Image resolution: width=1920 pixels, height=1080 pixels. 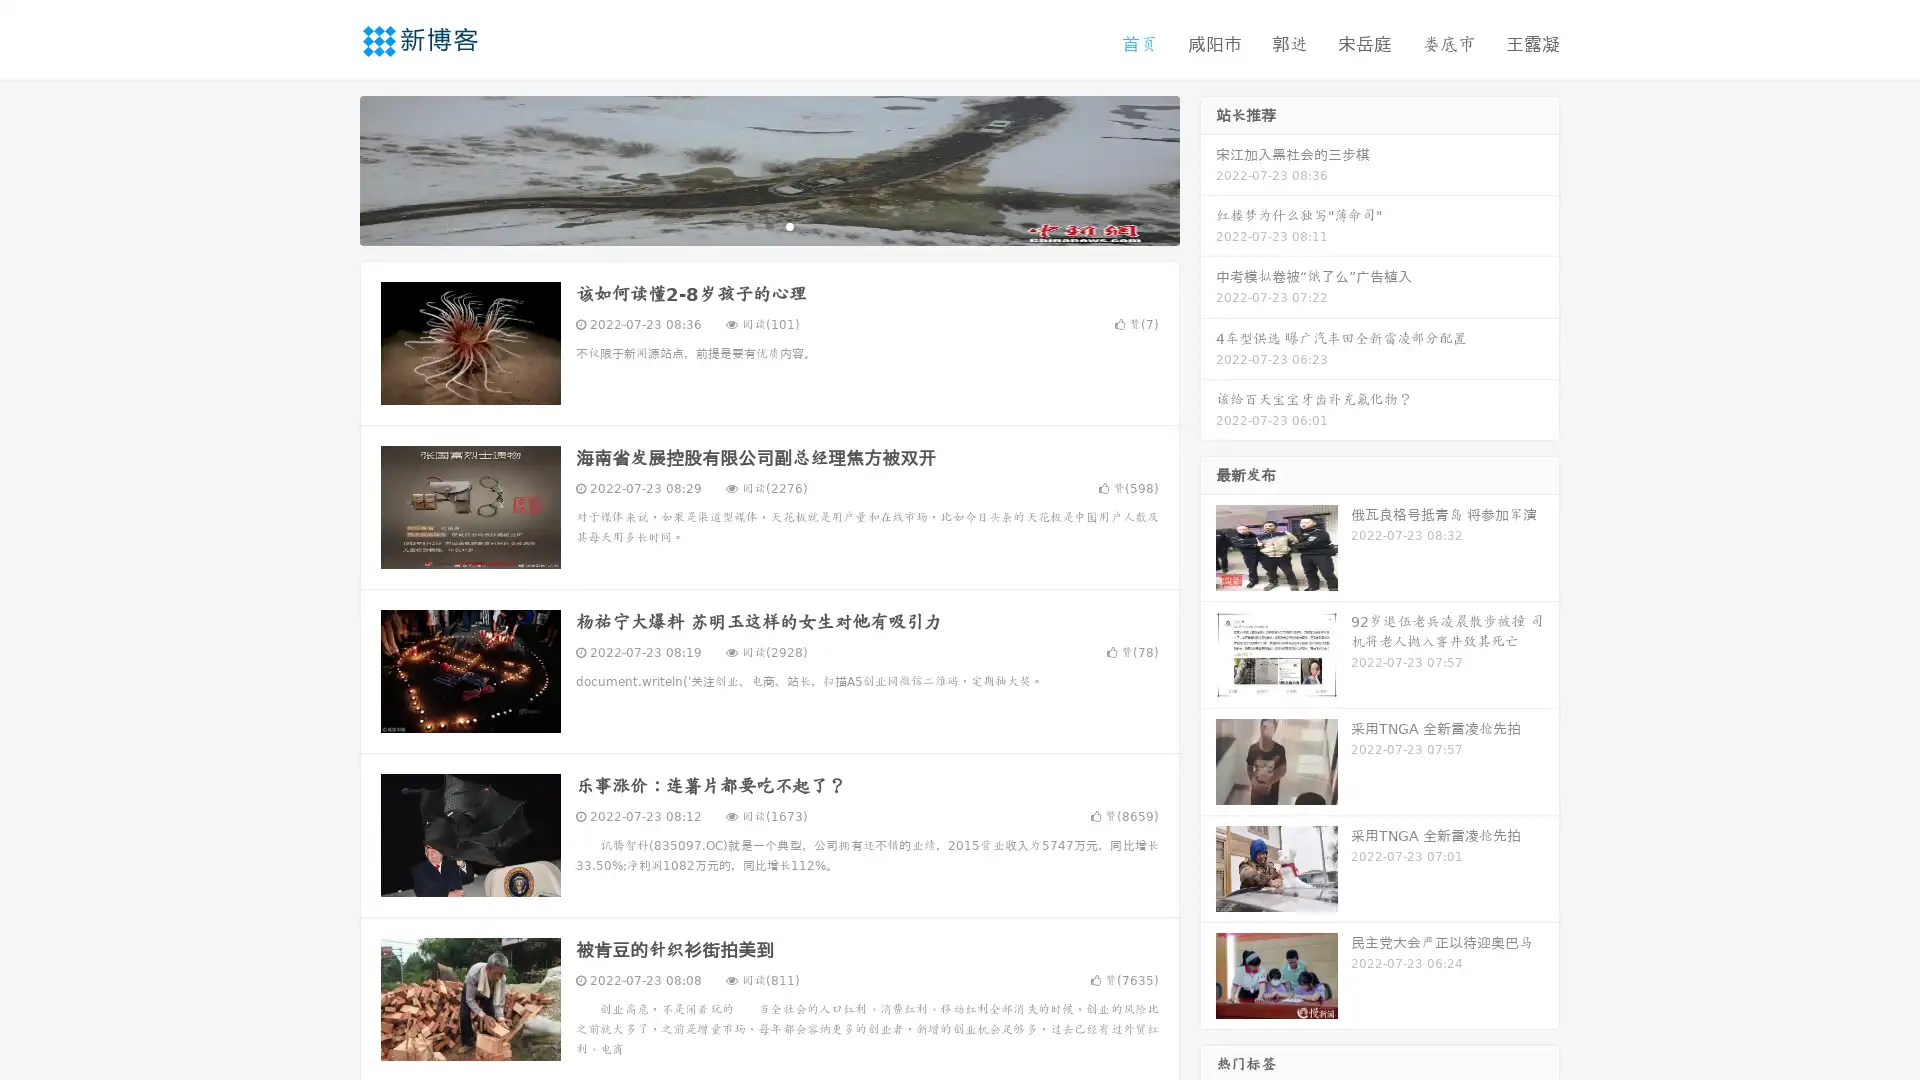 I want to click on Go to slide 2, so click(x=768, y=225).